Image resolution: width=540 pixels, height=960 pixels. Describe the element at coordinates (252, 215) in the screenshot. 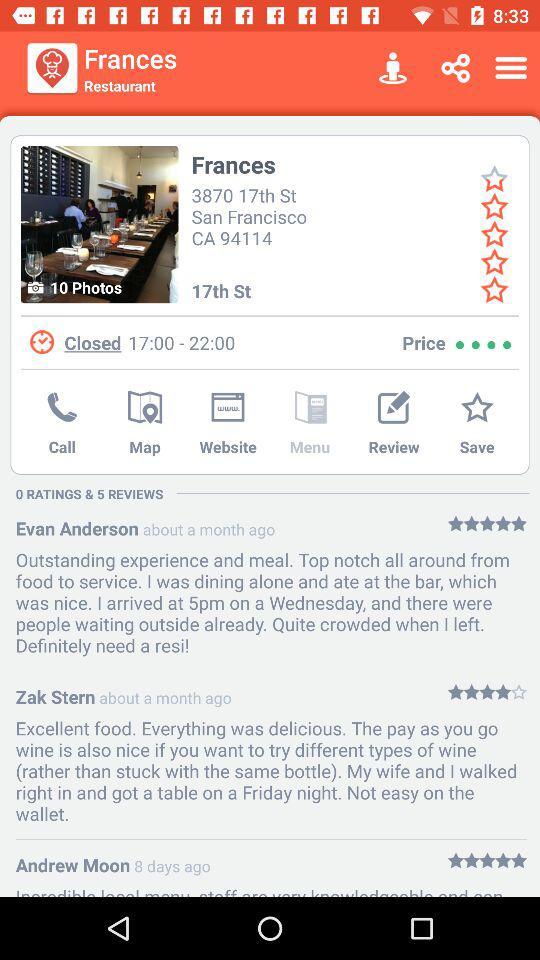

I see `3870 17th st item` at that location.